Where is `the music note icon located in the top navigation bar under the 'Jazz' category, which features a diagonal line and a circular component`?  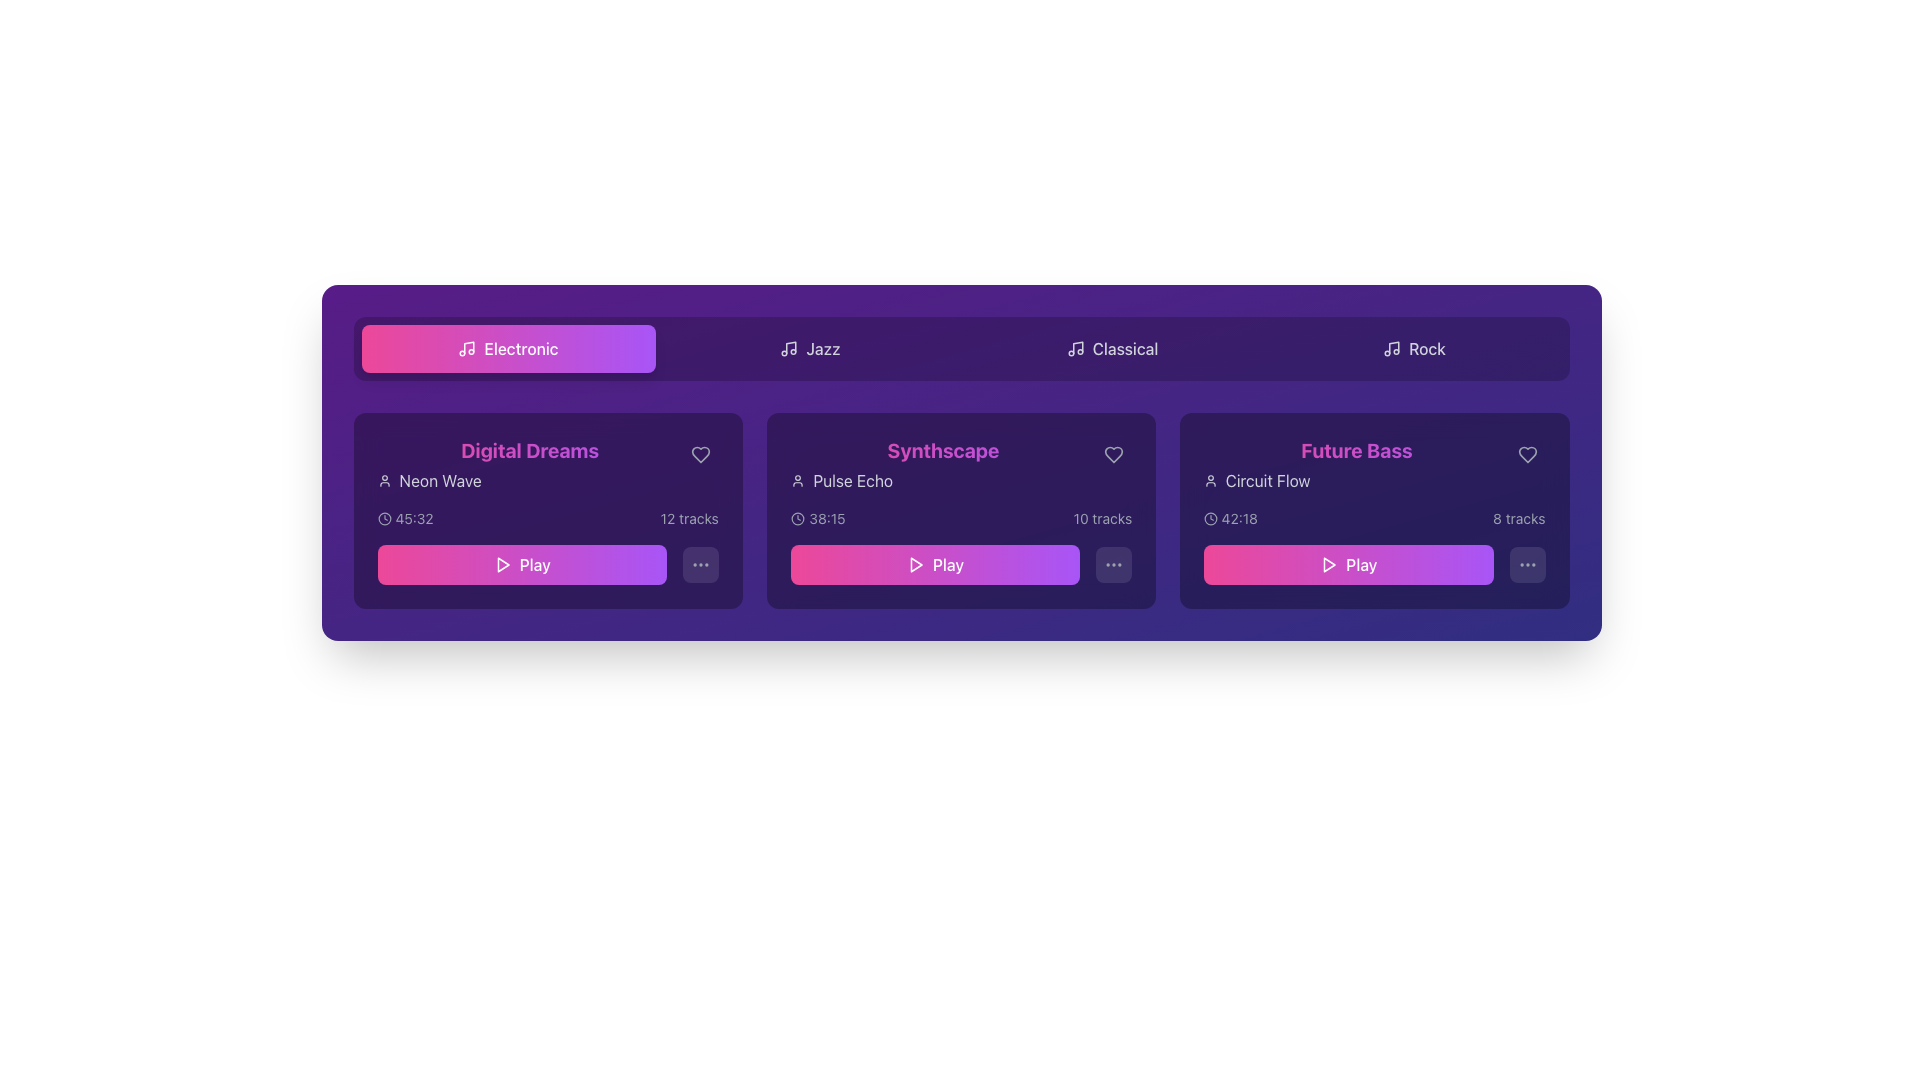
the music note icon located in the top navigation bar under the 'Jazz' category, which features a diagonal line and a circular component is located at coordinates (790, 346).